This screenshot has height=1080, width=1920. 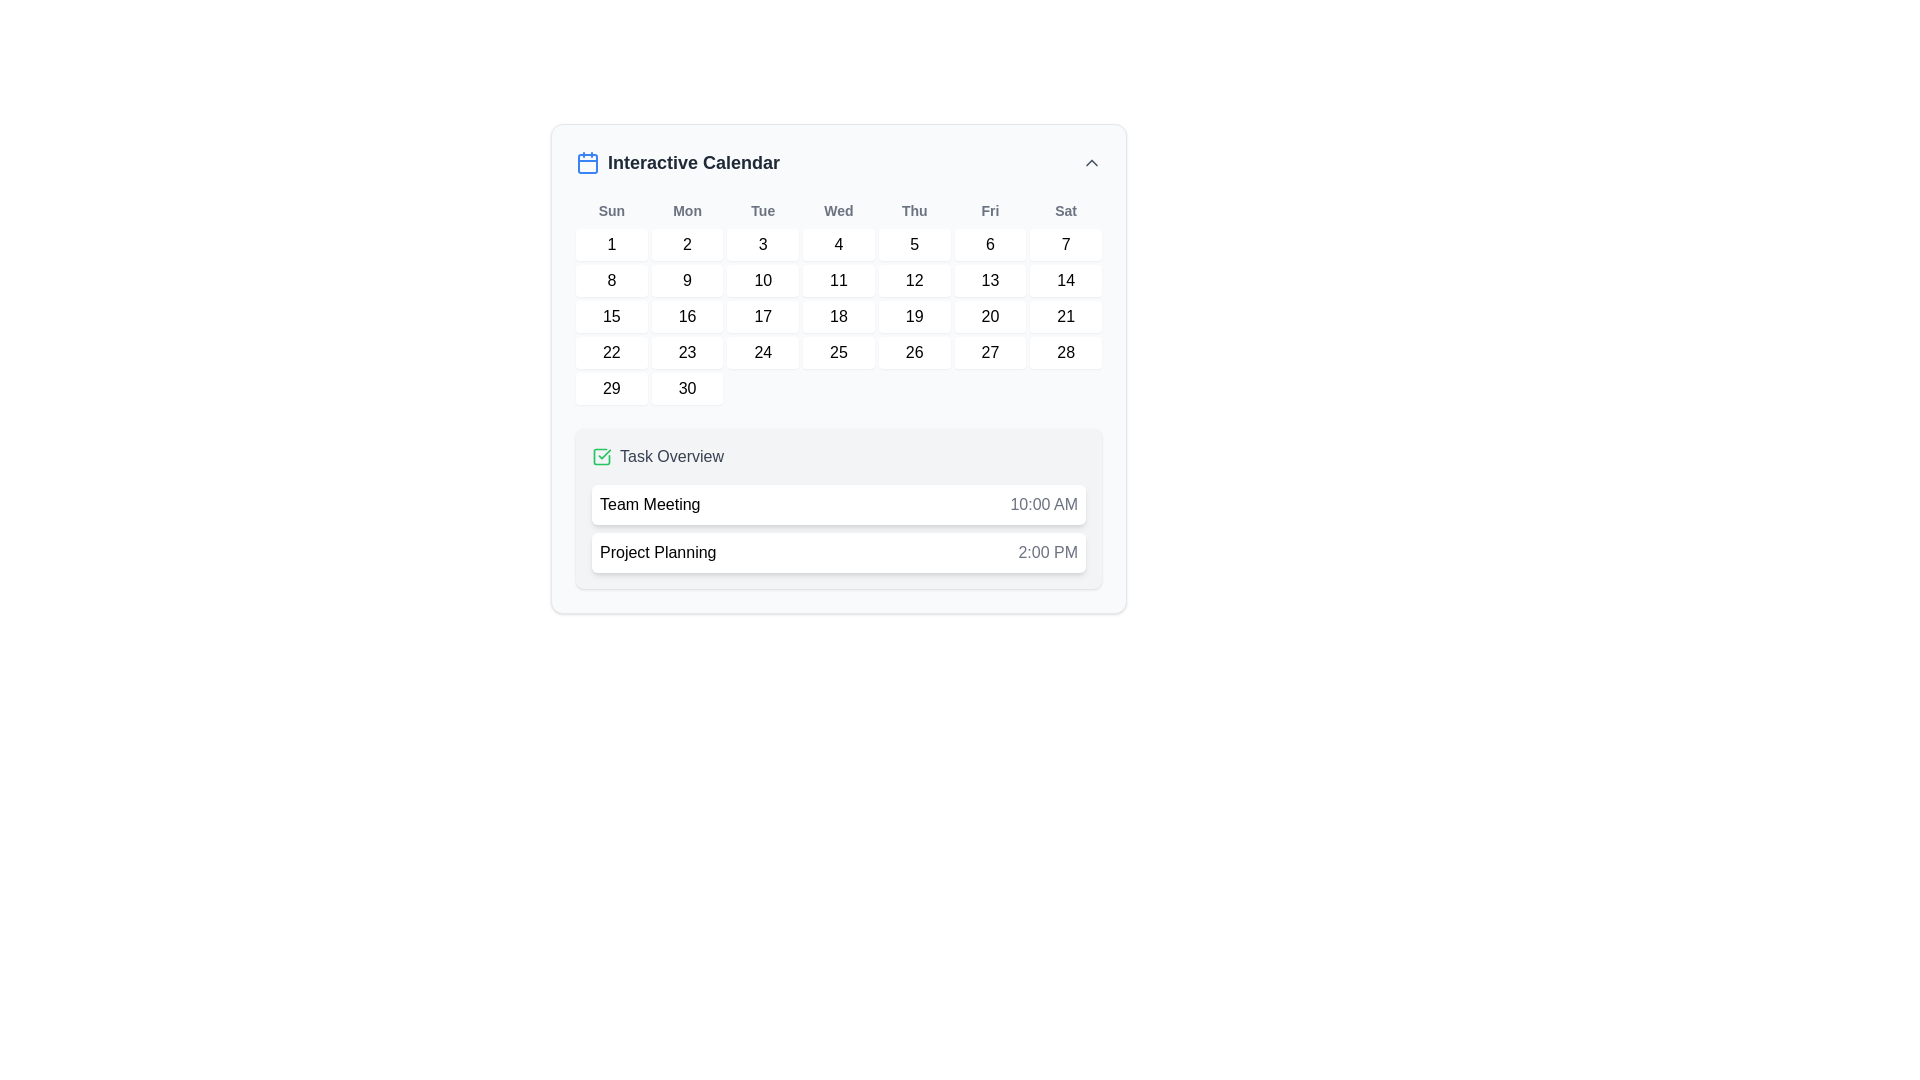 What do you see at coordinates (694, 161) in the screenshot?
I see `the title text label located to the right of the blue calendar-shaped icon in the calendar interface` at bounding box center [694, 161].